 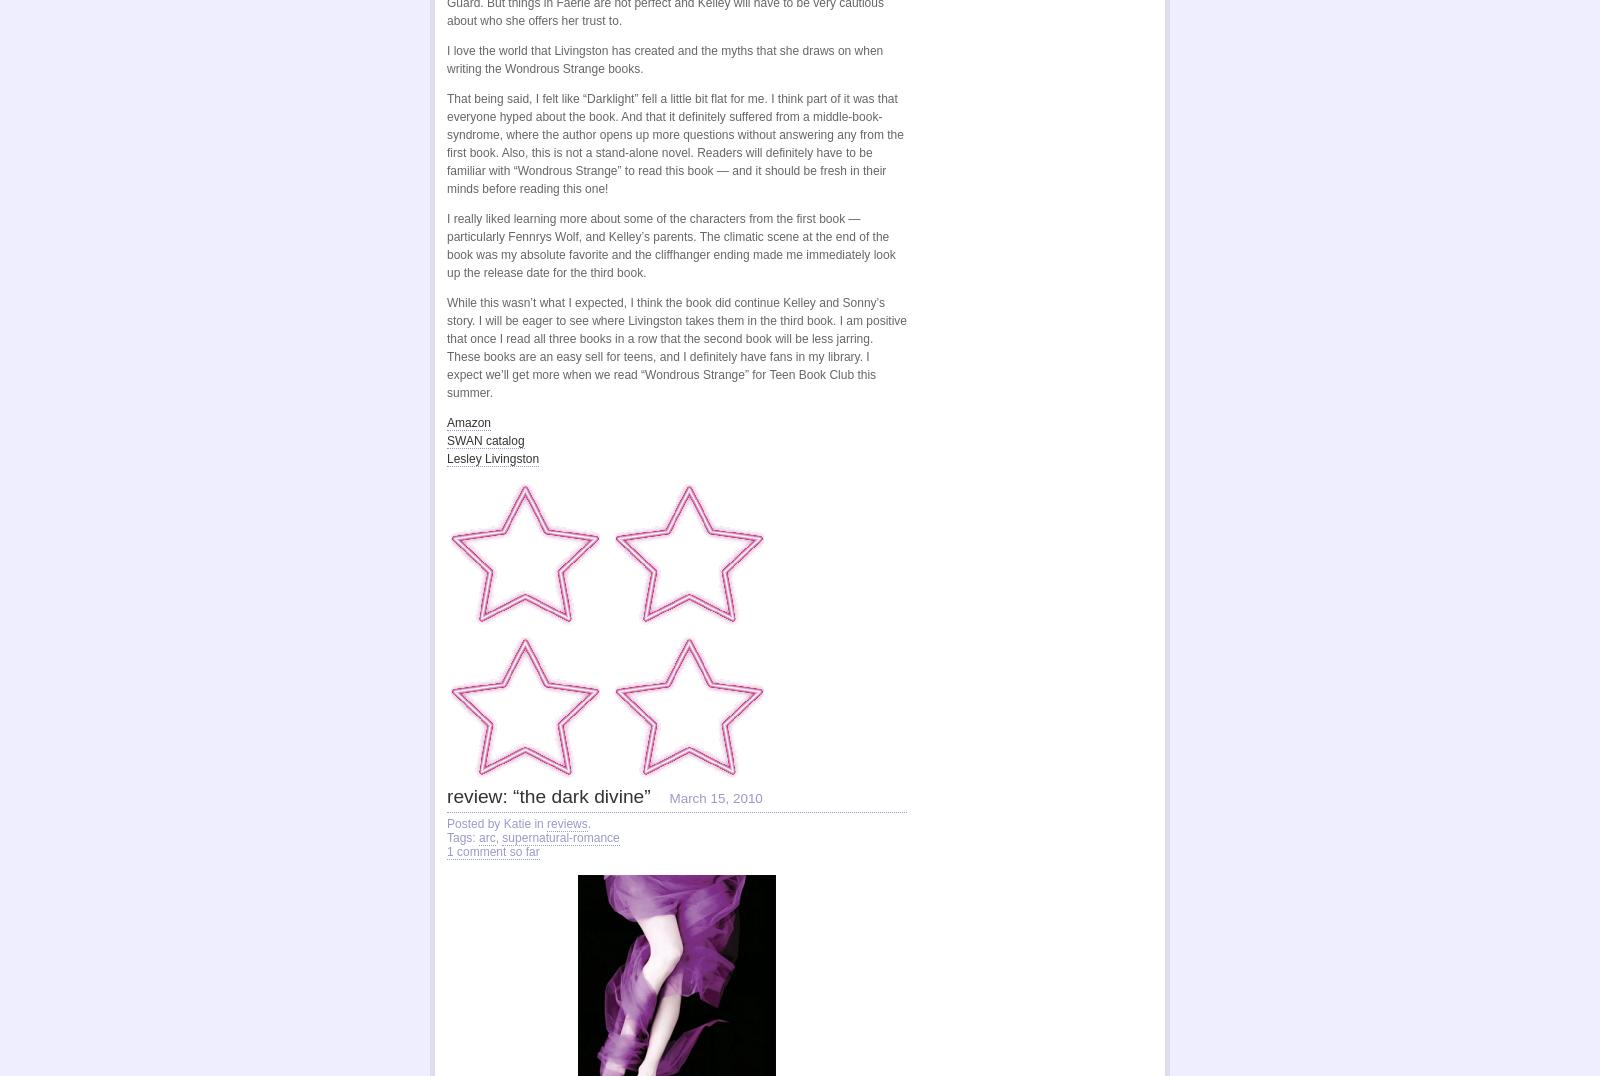 What do you see at coordinates (587, 823) in the screenshot?
I see `'.'` at bounding box center [587, 823].